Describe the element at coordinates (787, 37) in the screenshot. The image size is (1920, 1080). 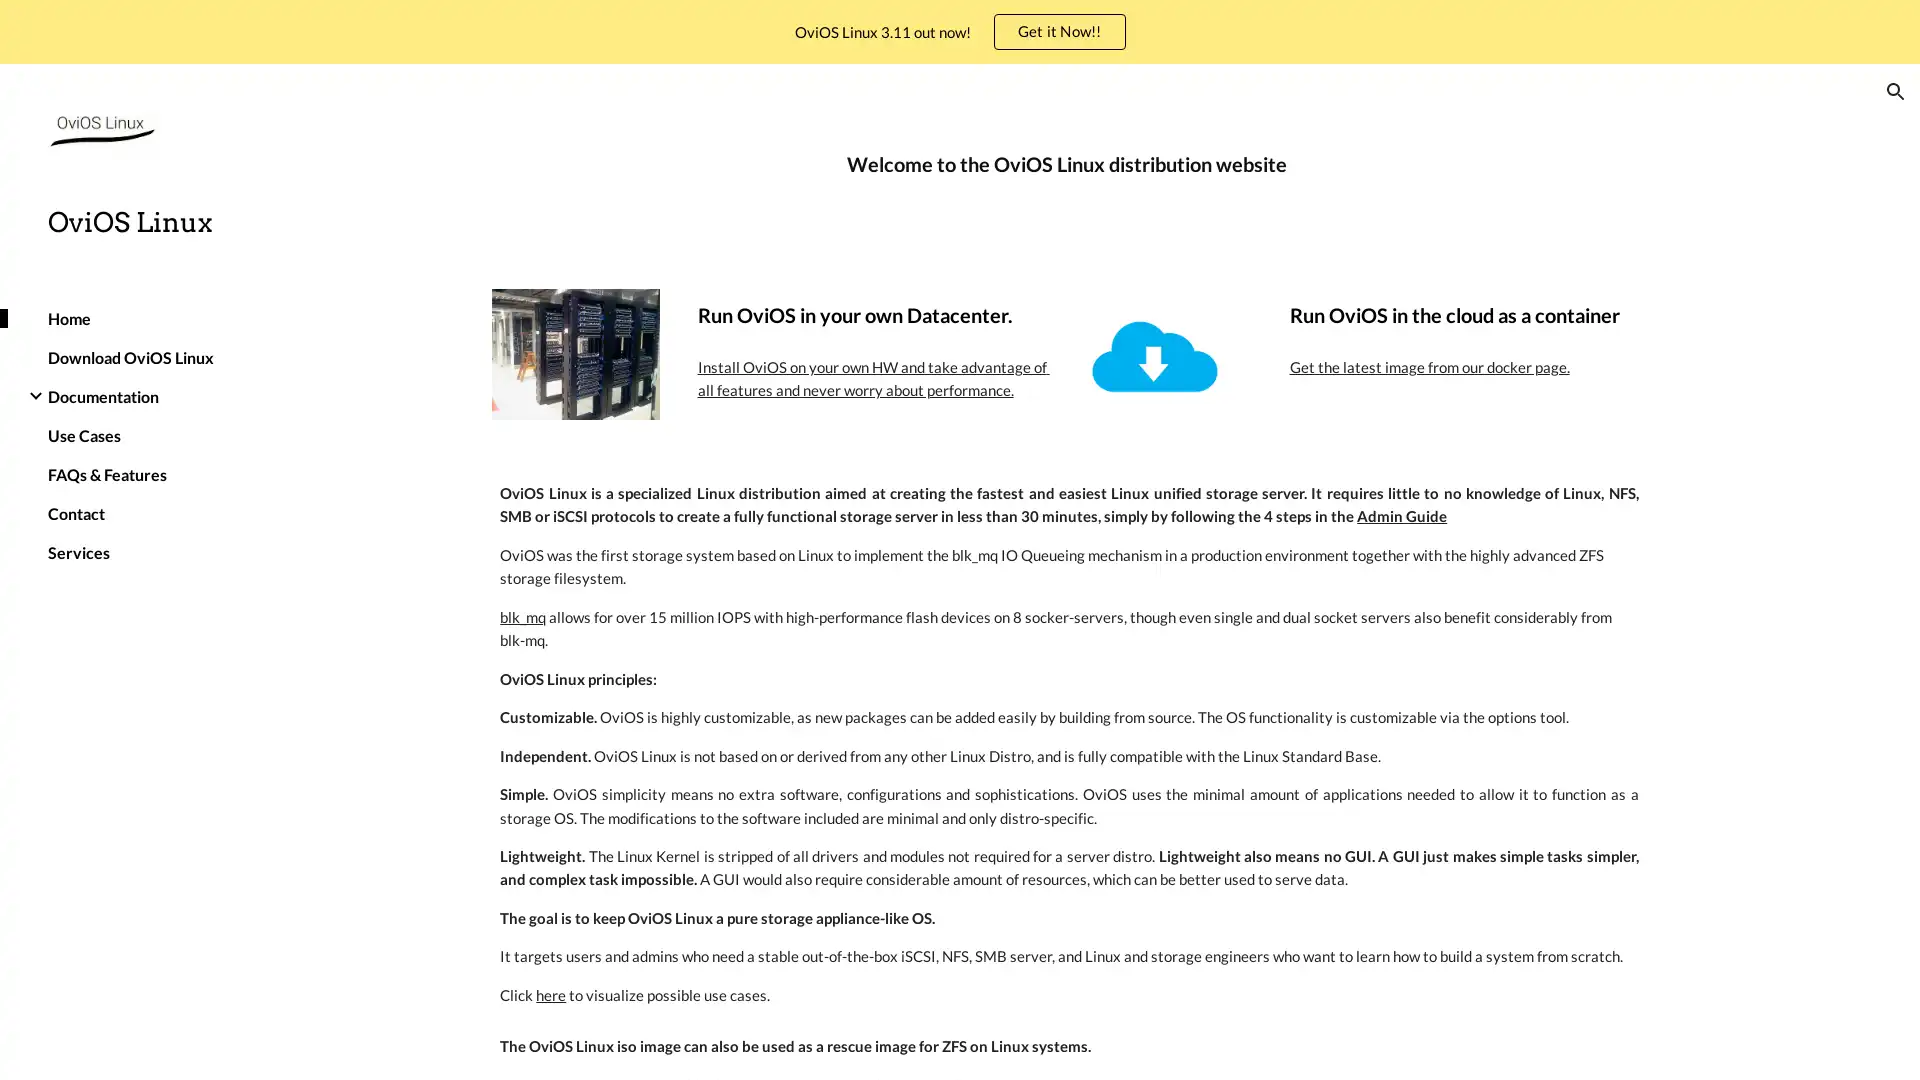
I see `Skip to main content` at that location.